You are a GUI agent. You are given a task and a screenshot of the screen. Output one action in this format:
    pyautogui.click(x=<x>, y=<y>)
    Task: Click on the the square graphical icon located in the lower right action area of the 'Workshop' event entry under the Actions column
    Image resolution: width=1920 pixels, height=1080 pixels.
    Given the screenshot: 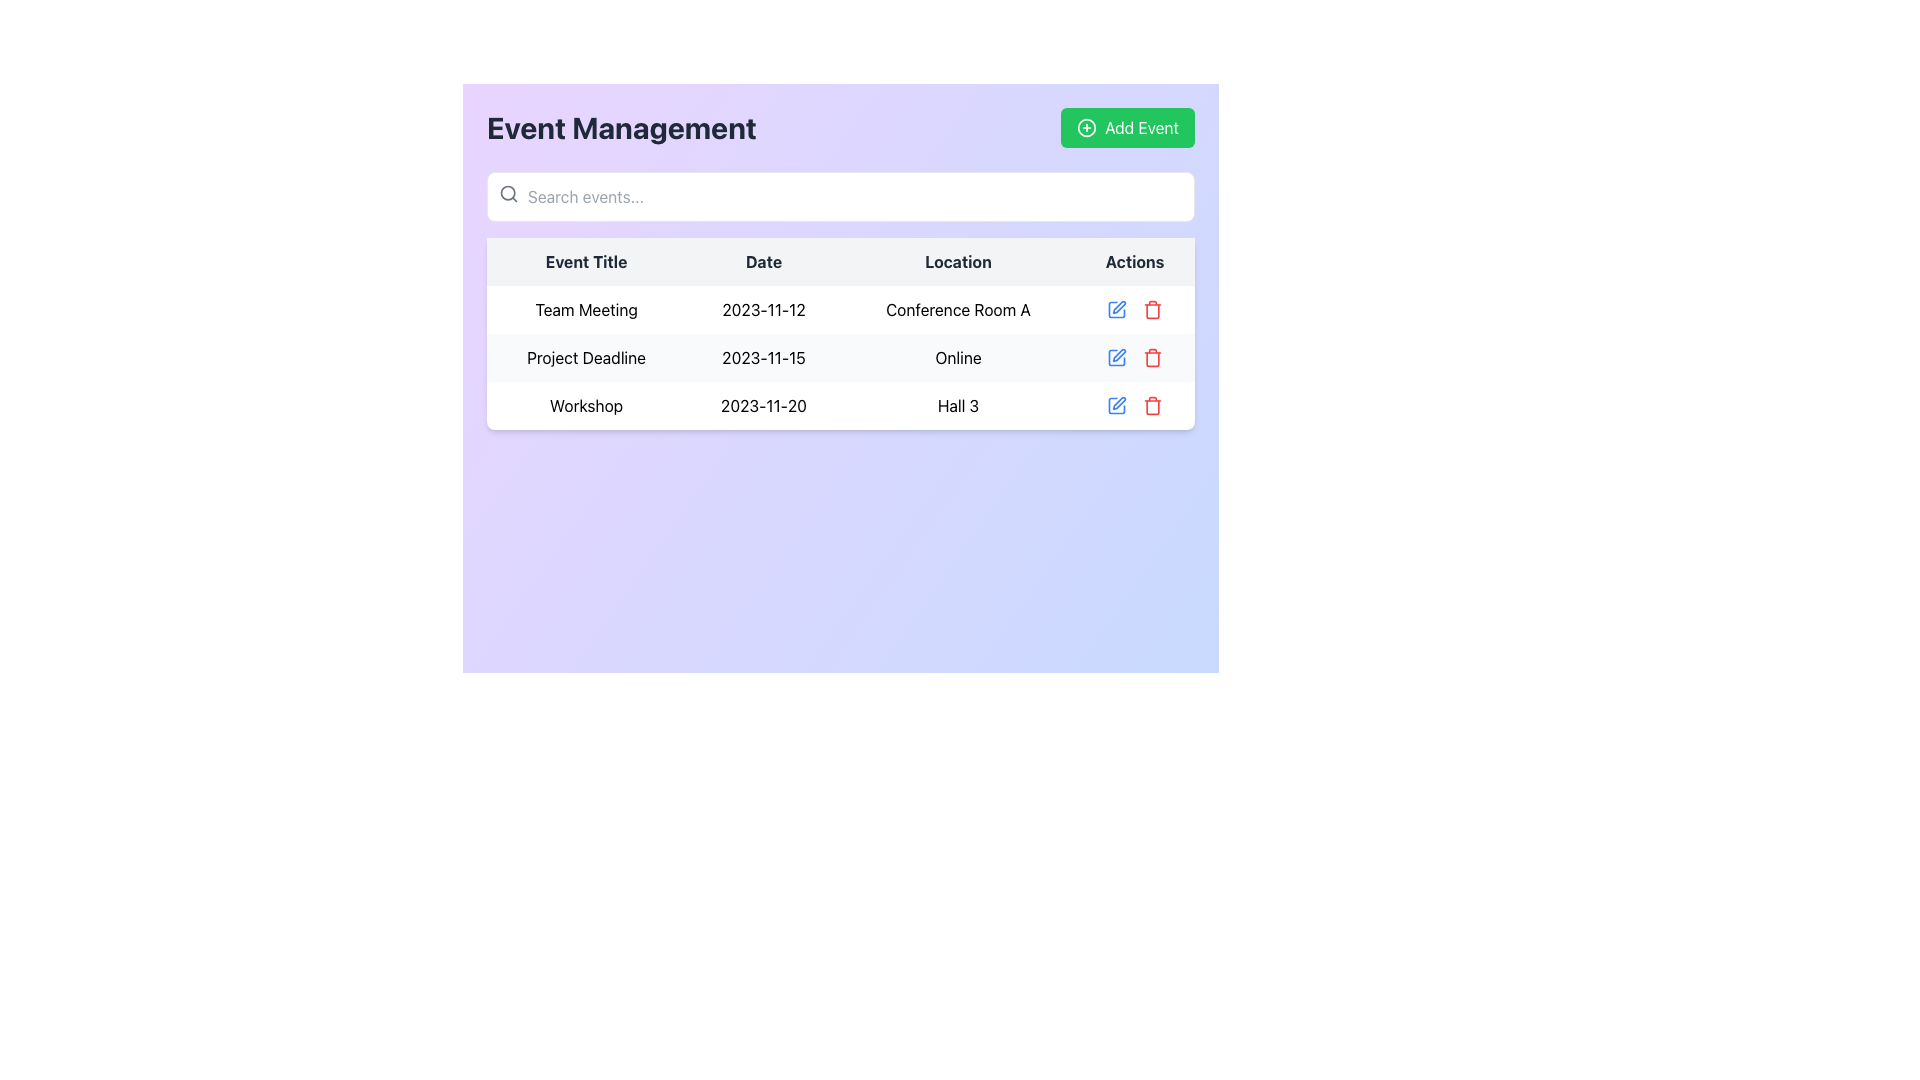 What is the action you would take?
    pyautogui.click(x=1116, y=405)
    